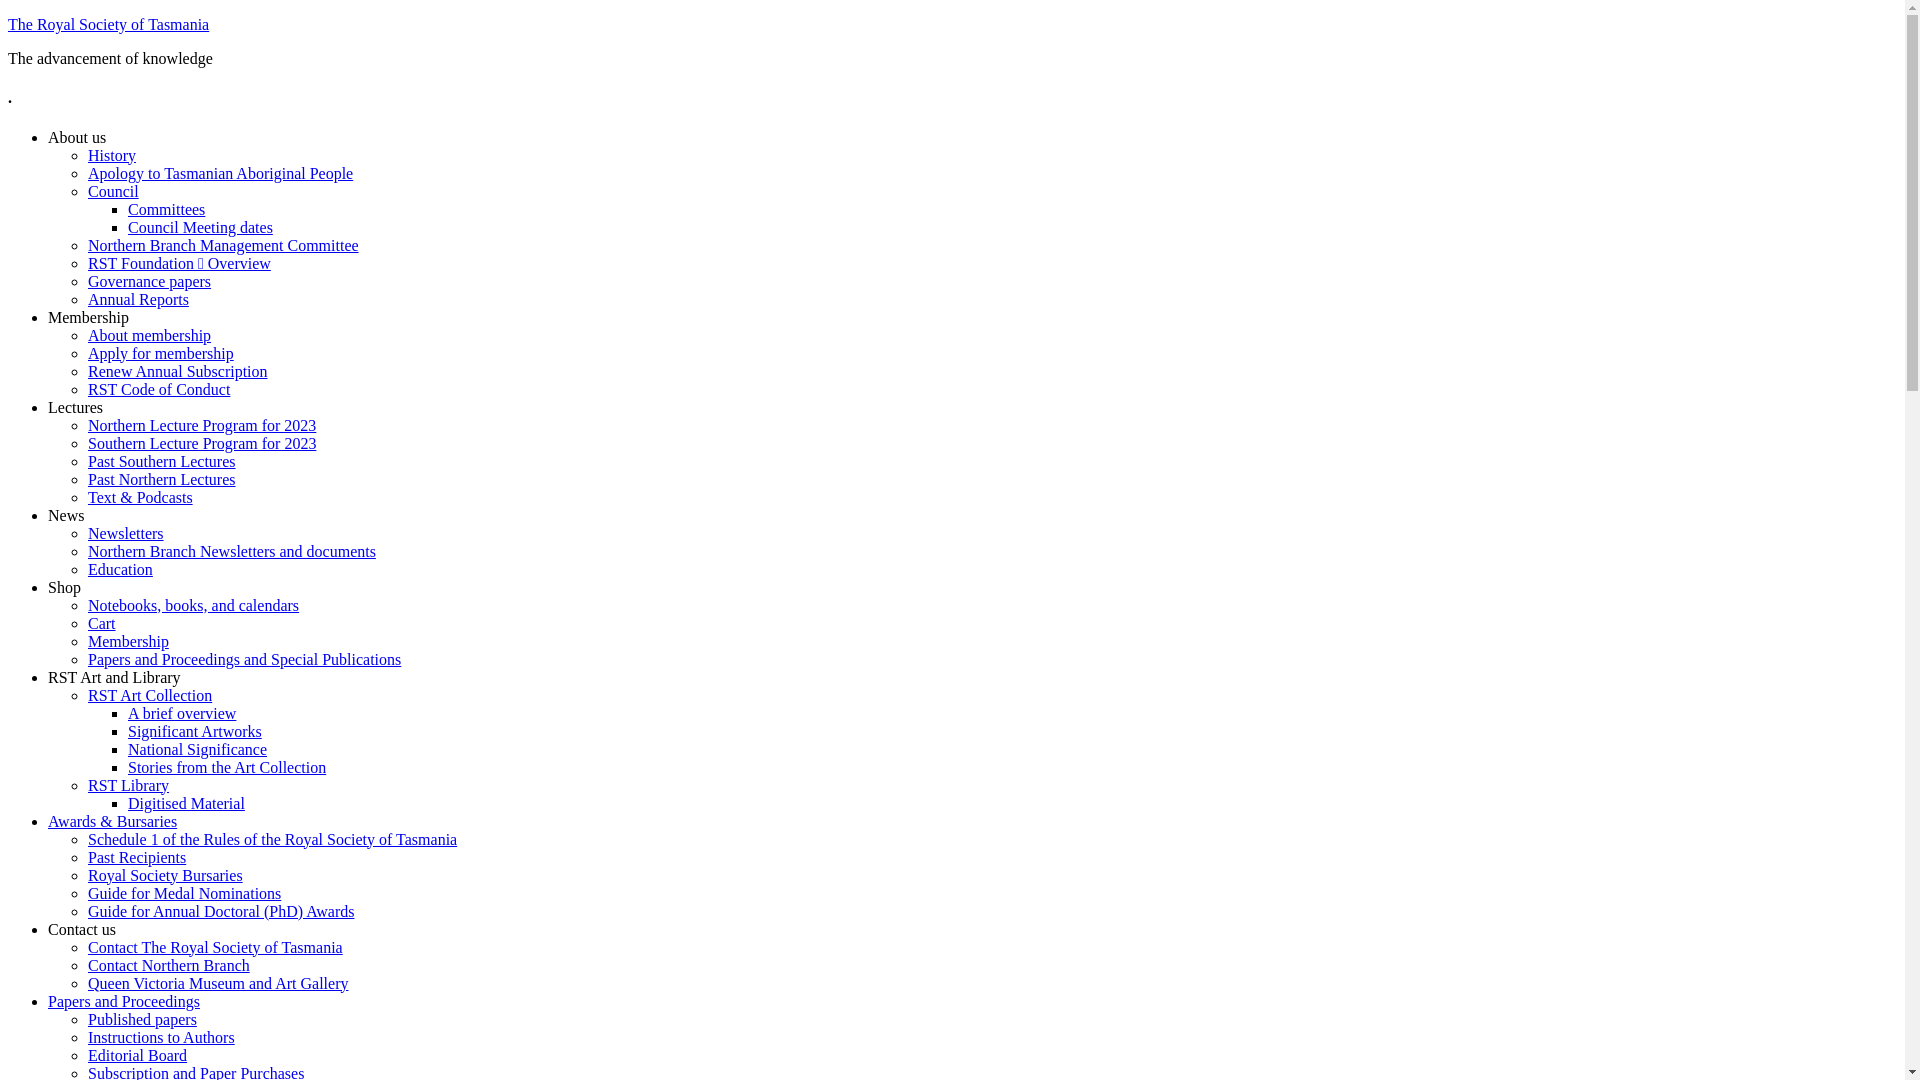 The height and width of the screenshot is (1080, 1920). Describe the element at coordinates (86, 172) in the screenshot. I see `'Apology to Tasmanian Aboriginal People'` at that location.